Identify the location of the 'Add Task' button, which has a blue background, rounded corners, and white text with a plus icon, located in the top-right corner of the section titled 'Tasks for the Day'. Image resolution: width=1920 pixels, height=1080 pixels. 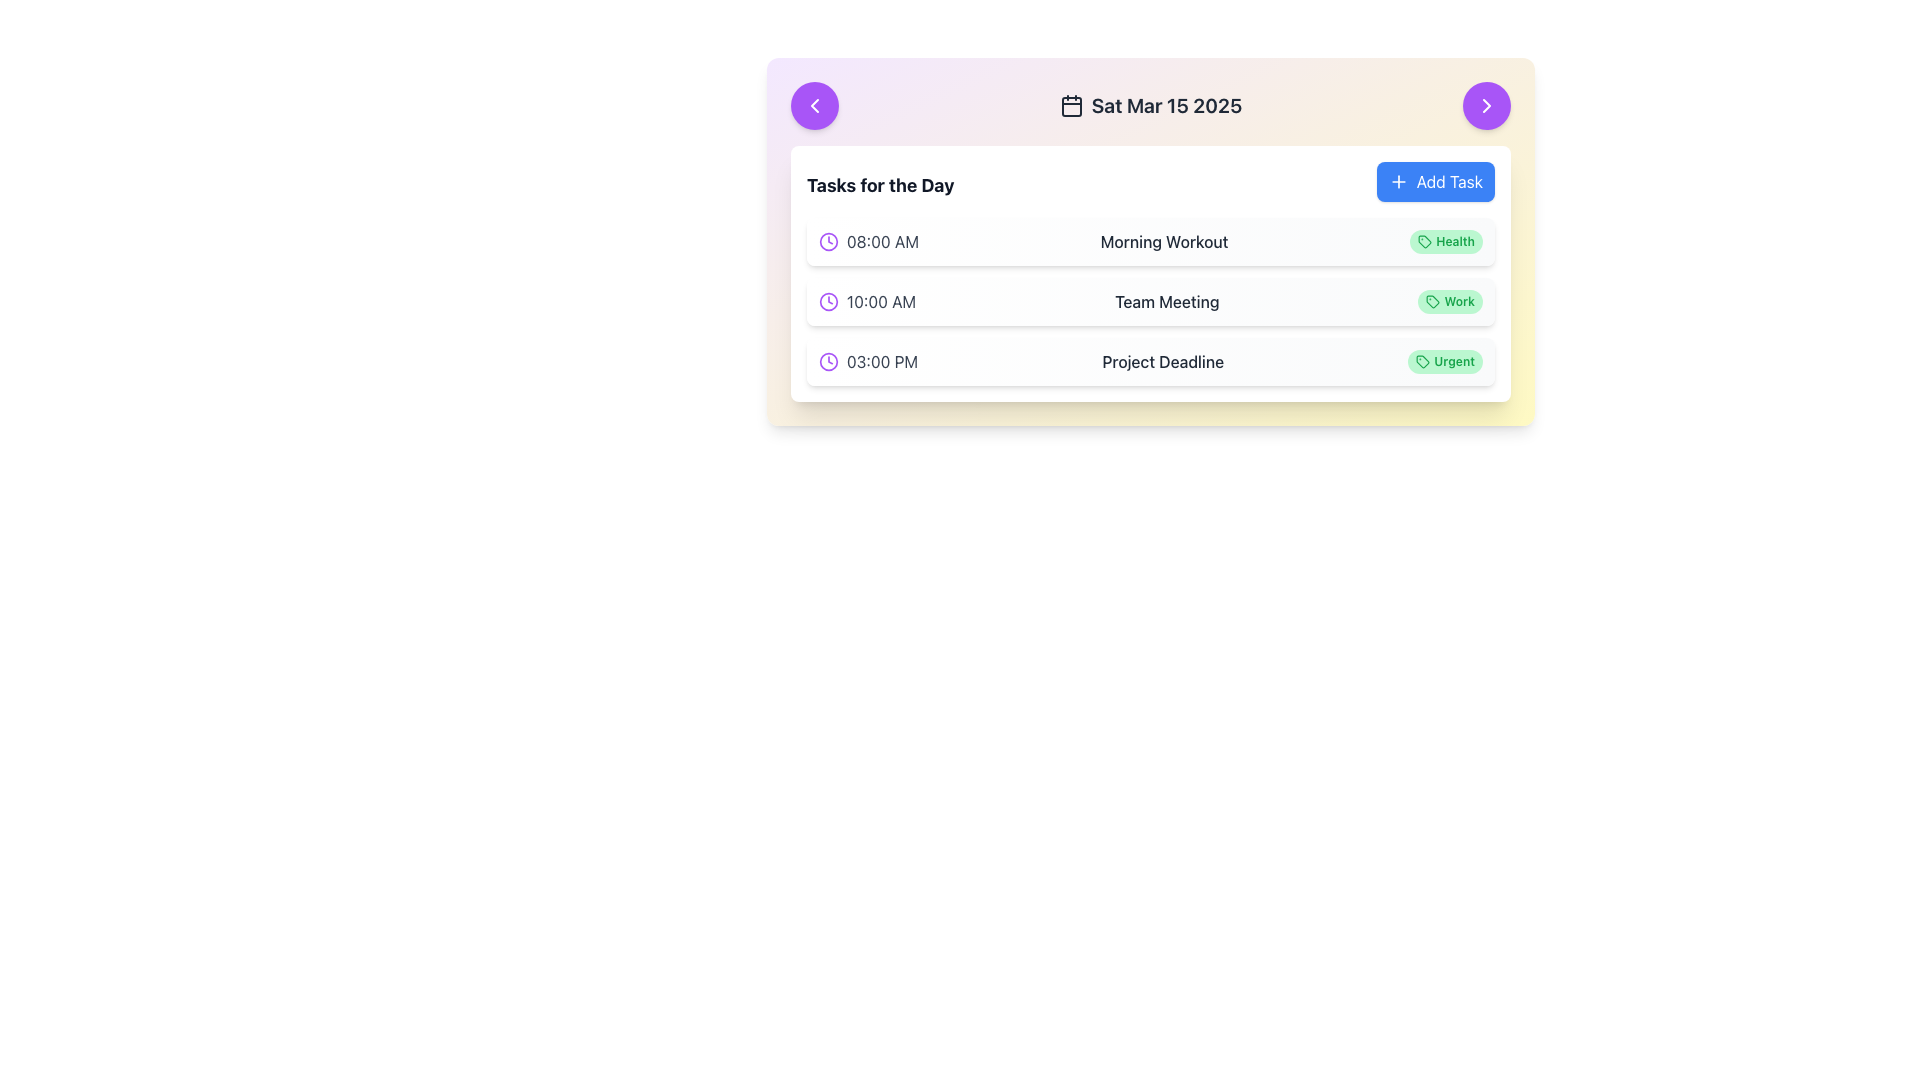
(1434, 181).